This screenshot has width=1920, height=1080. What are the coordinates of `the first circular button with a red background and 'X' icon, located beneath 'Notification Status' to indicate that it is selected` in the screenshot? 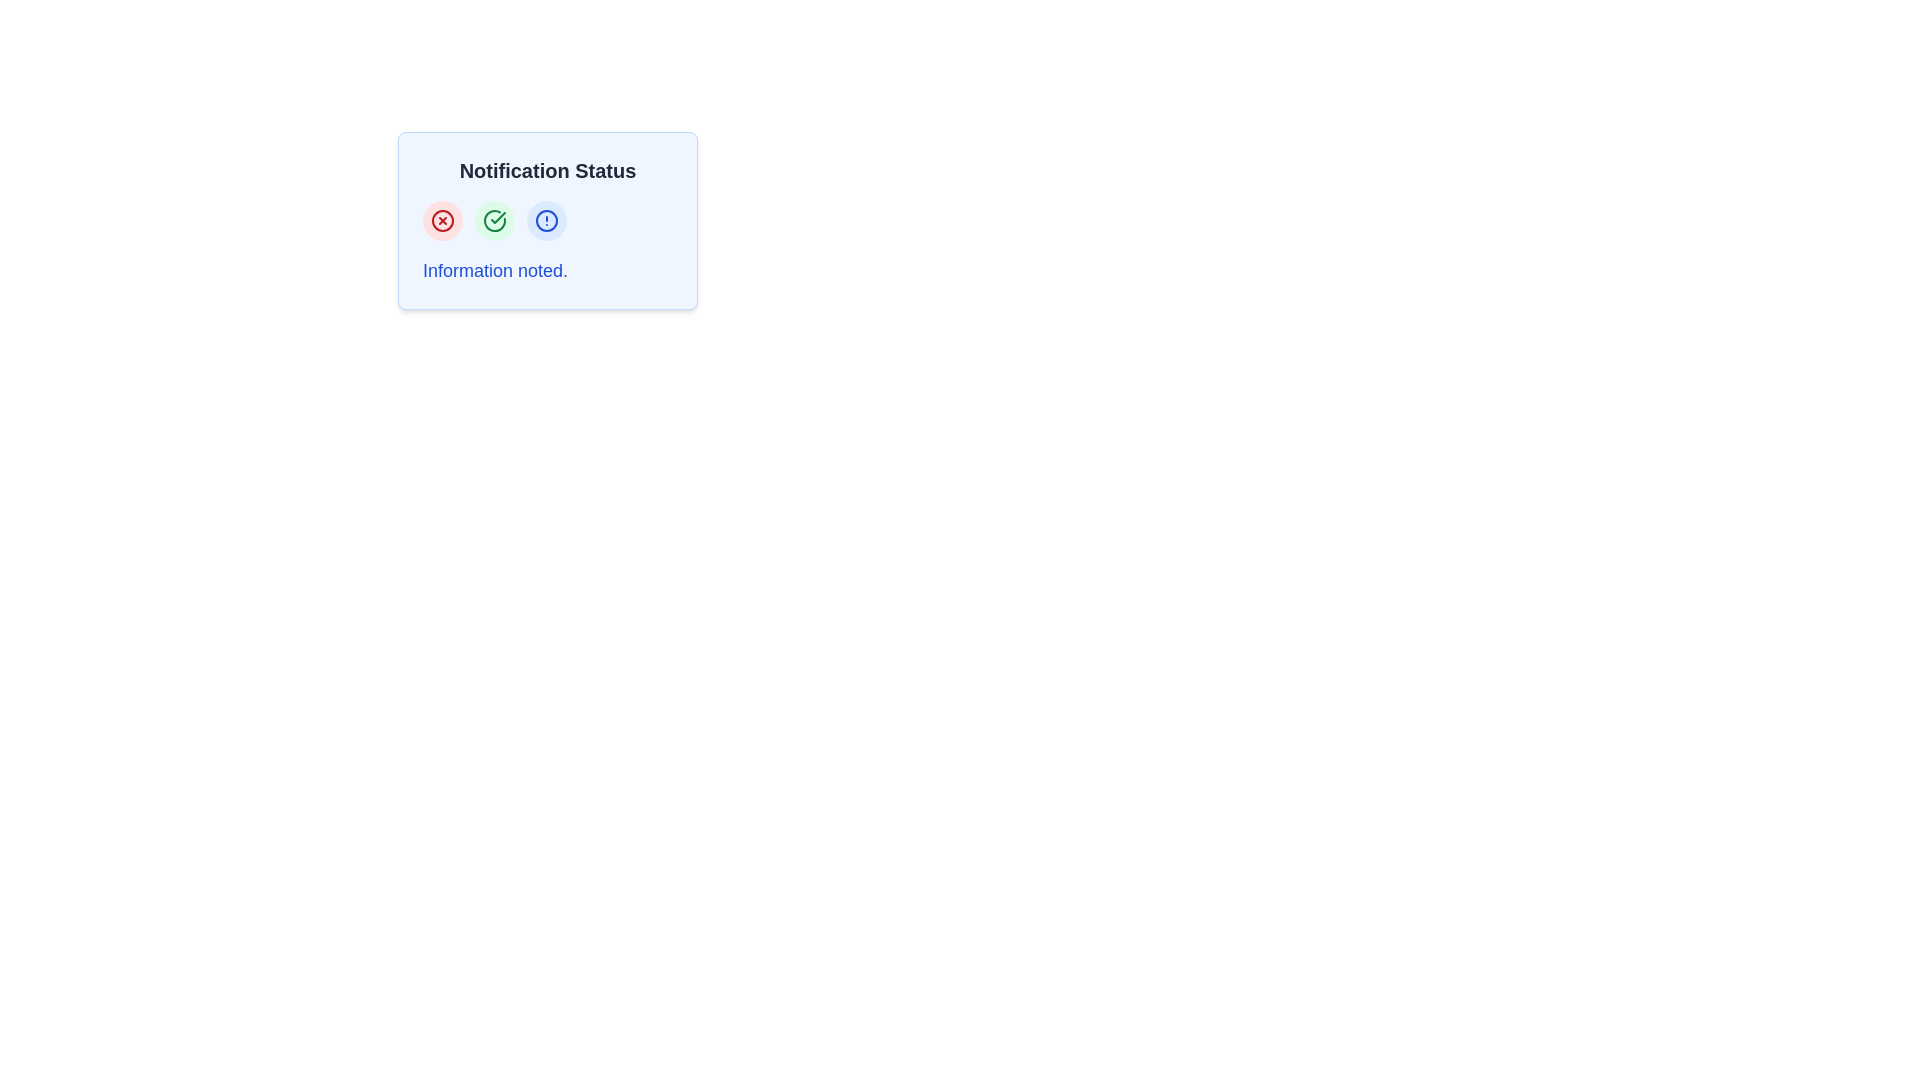 It's located at (441, 220).